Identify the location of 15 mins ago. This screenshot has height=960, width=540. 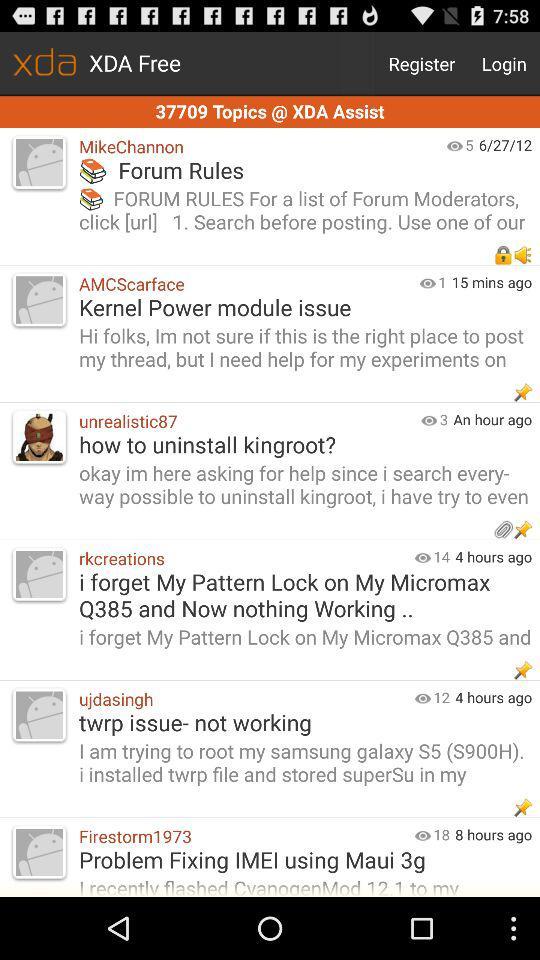
(494, 281).